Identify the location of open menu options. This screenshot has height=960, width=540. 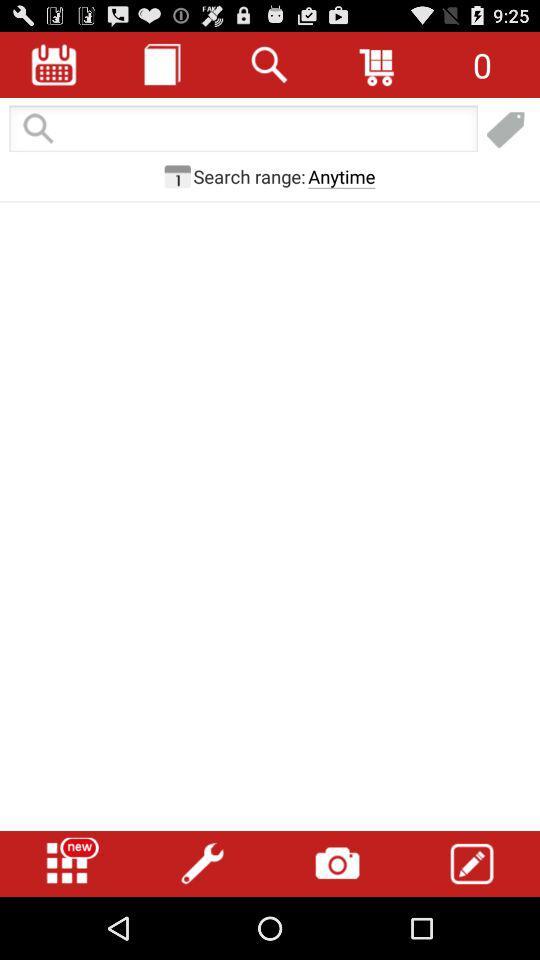
(67, 863).